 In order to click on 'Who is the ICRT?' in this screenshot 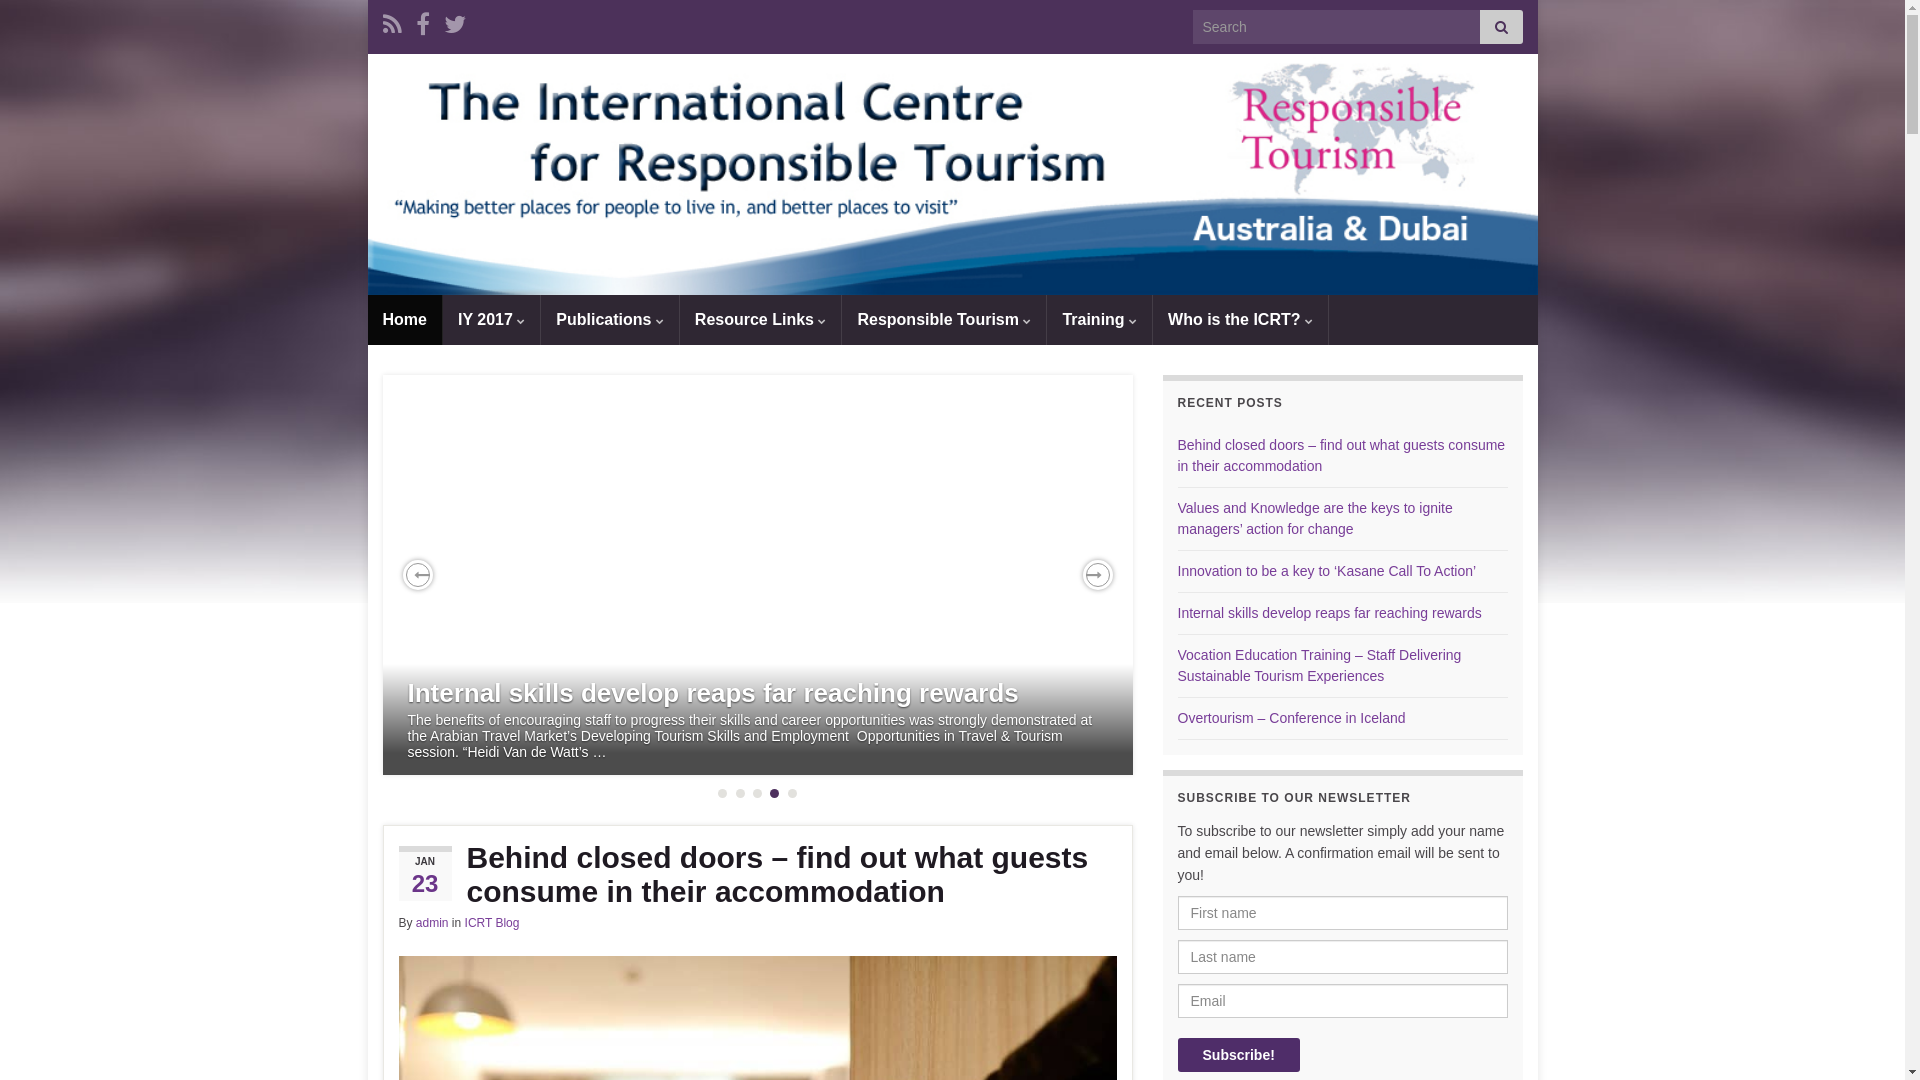, I will do `click(1152, 319)`.